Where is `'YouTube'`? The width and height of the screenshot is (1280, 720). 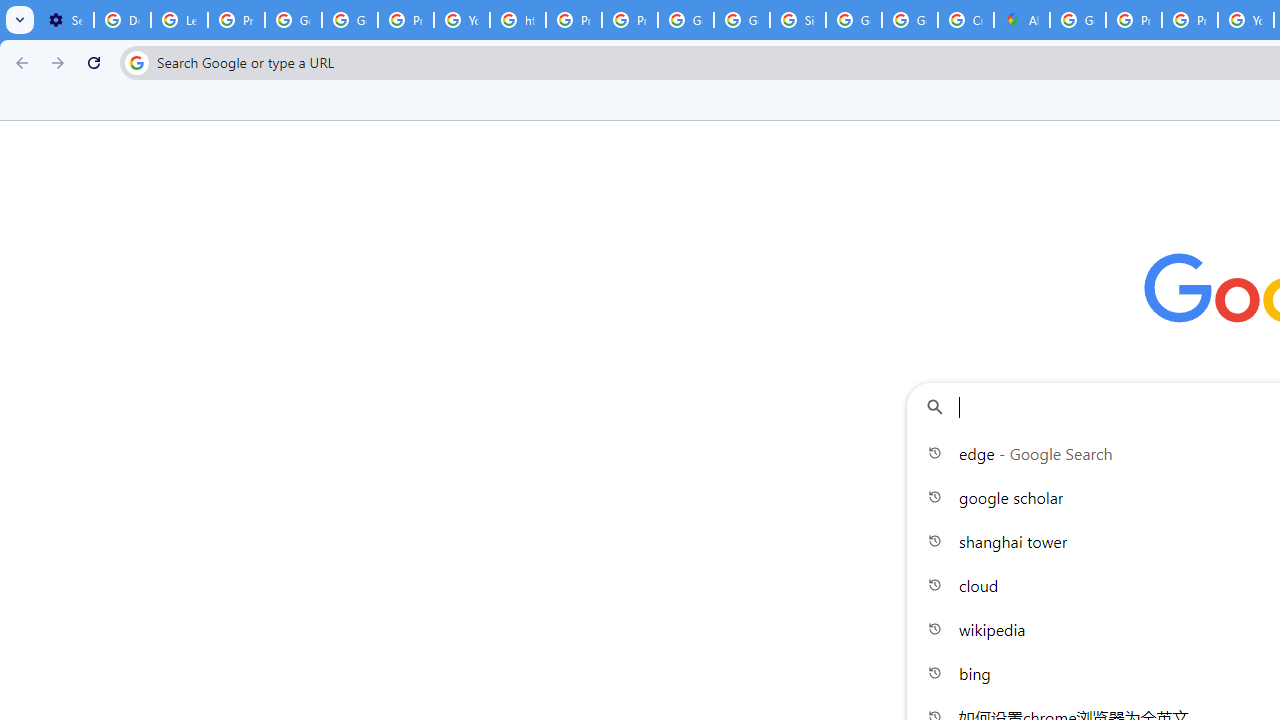
'YouTube' is located at coordinates (461, 20).